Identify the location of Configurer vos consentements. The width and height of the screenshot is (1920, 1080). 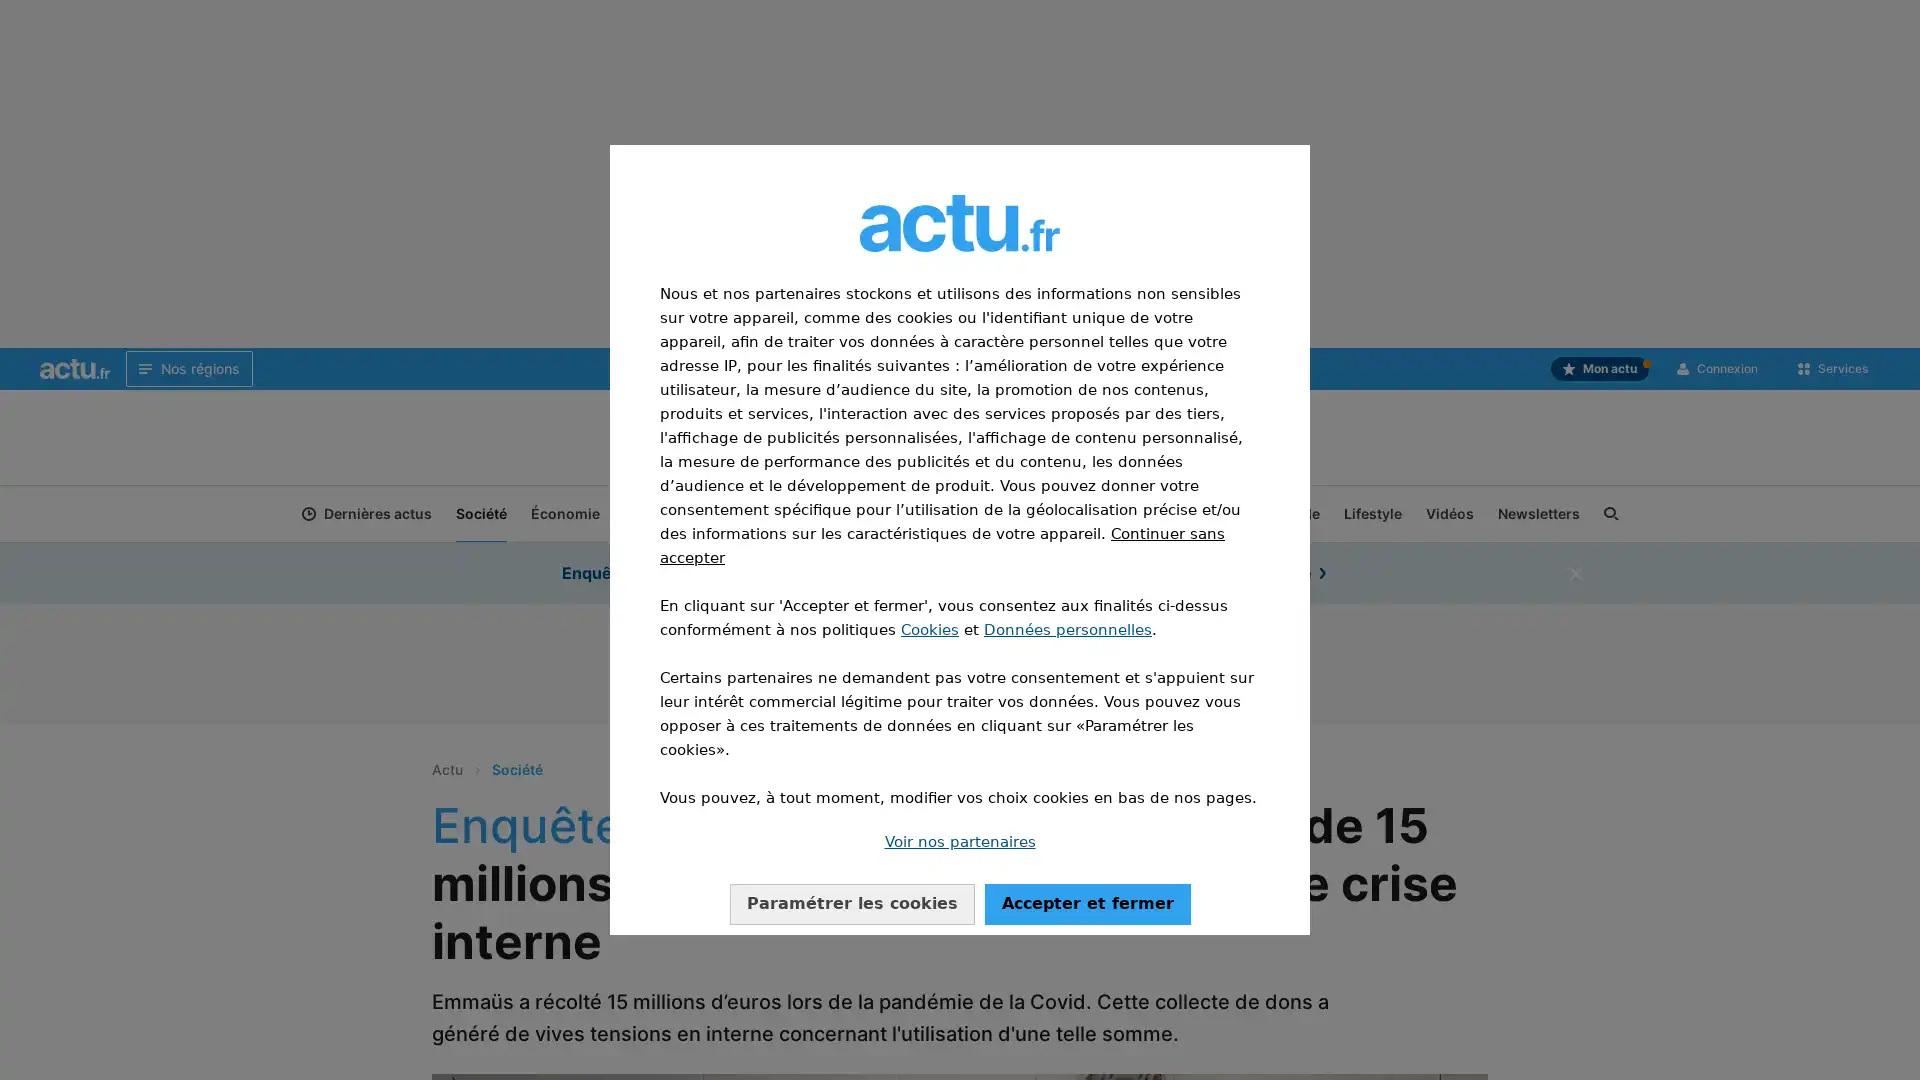
(851, 903).